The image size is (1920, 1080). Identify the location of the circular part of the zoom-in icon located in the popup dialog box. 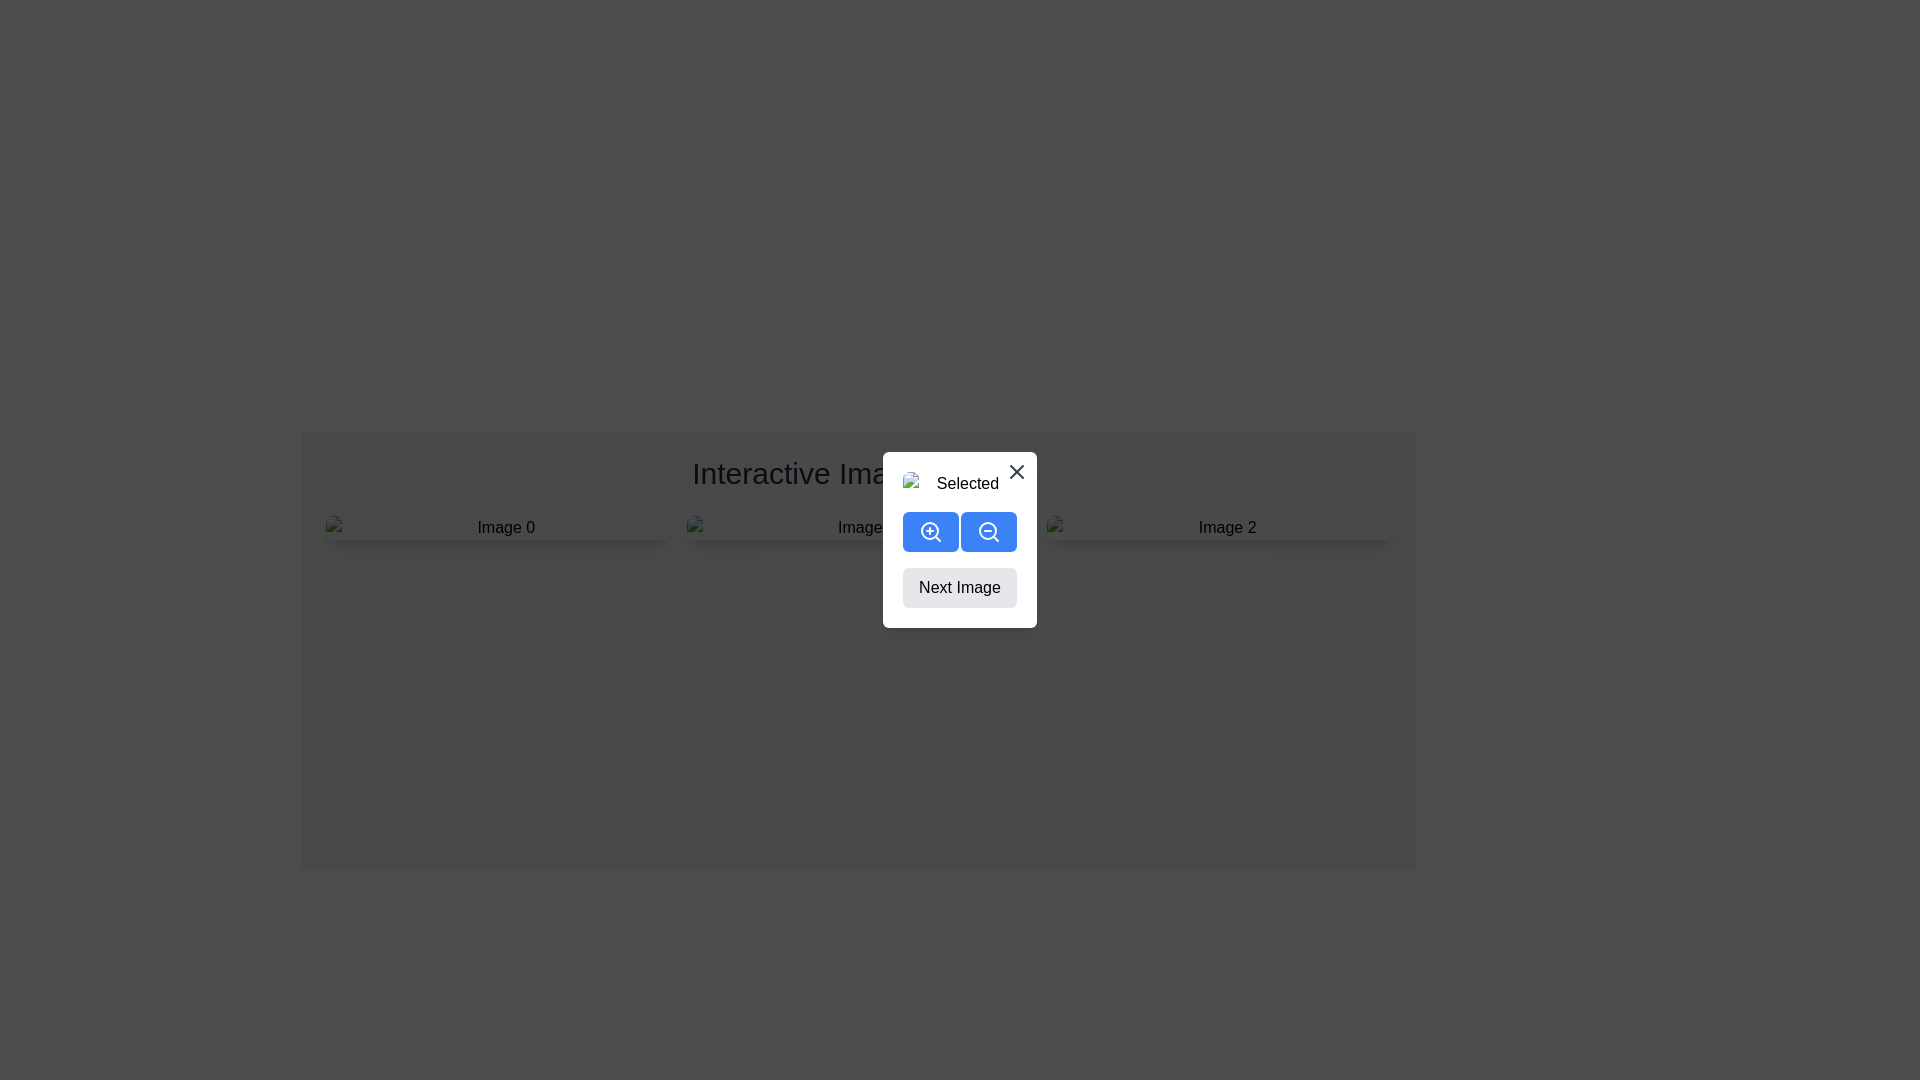
(929, 530).